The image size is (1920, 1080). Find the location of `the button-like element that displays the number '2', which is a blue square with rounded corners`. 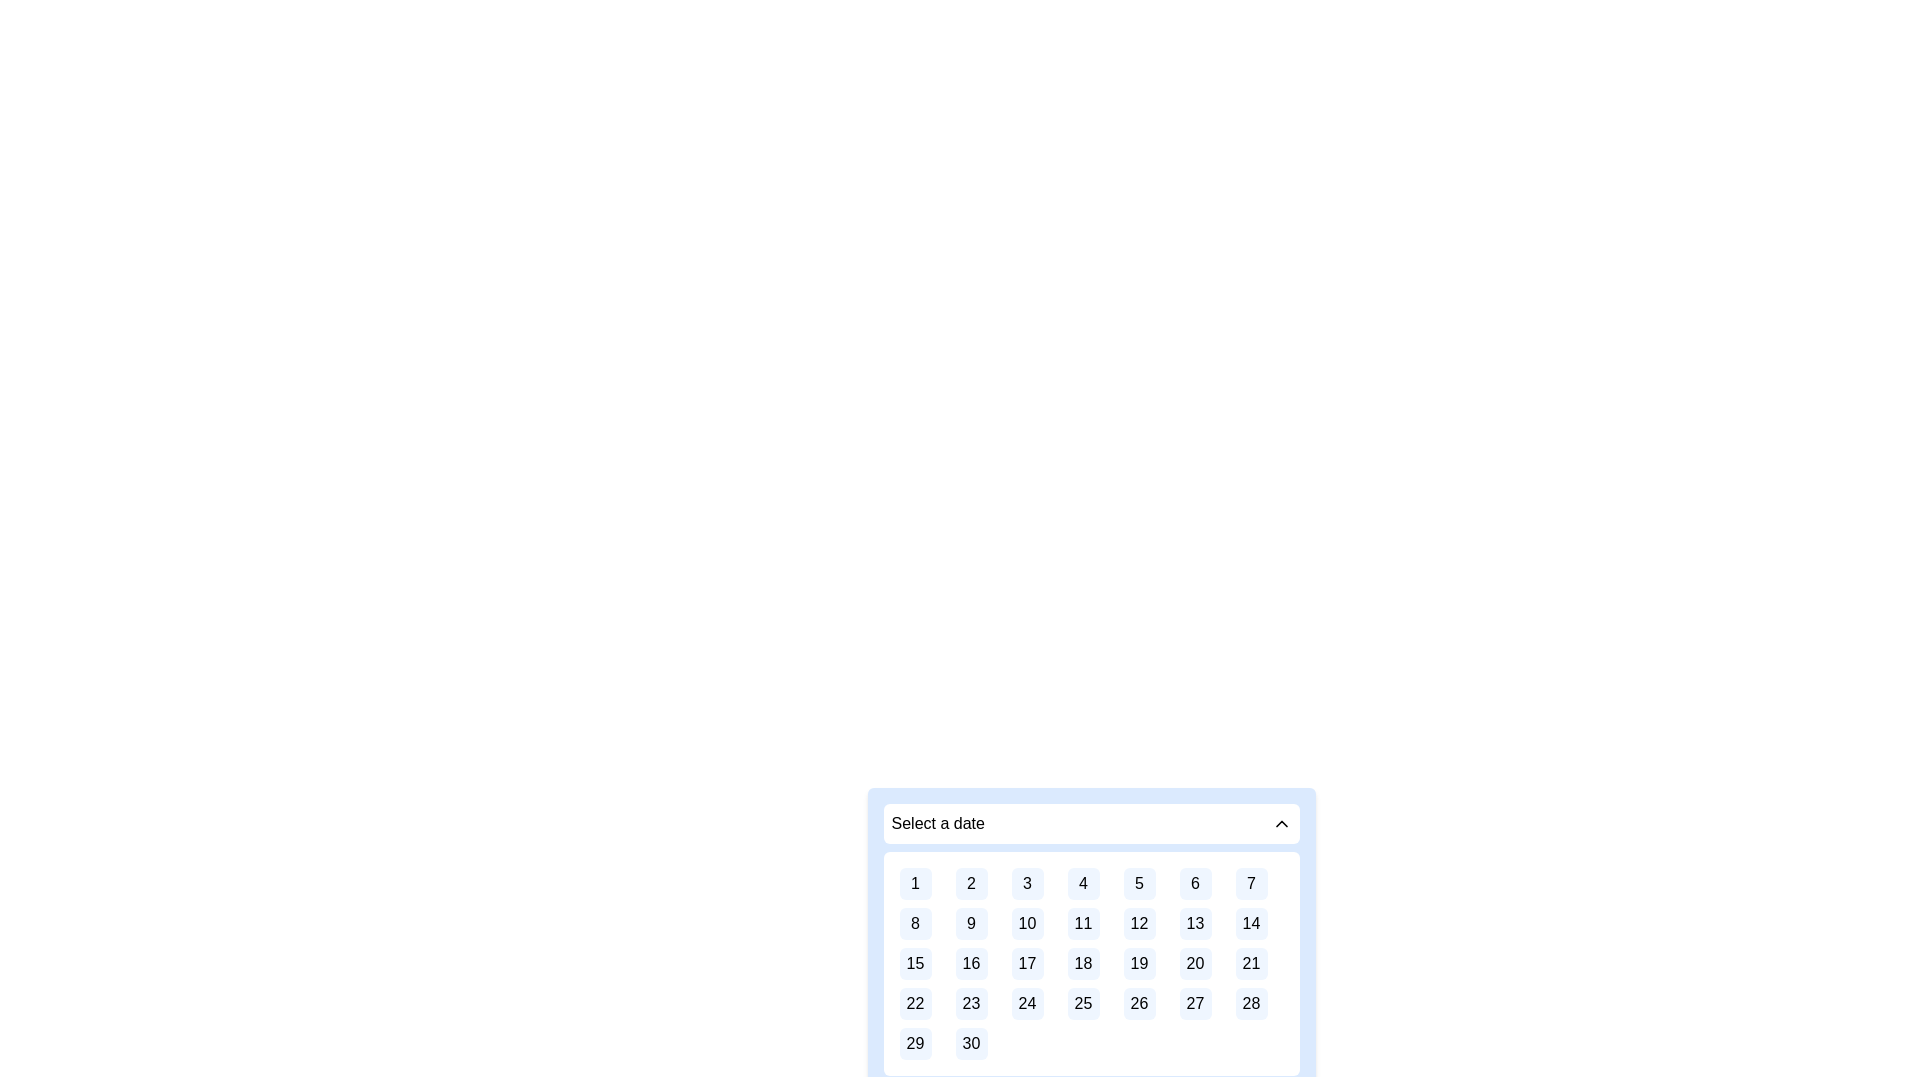

the button-like element that displays the number '2', which is a blue square with rounded corners is located at coordinates (971, 882).